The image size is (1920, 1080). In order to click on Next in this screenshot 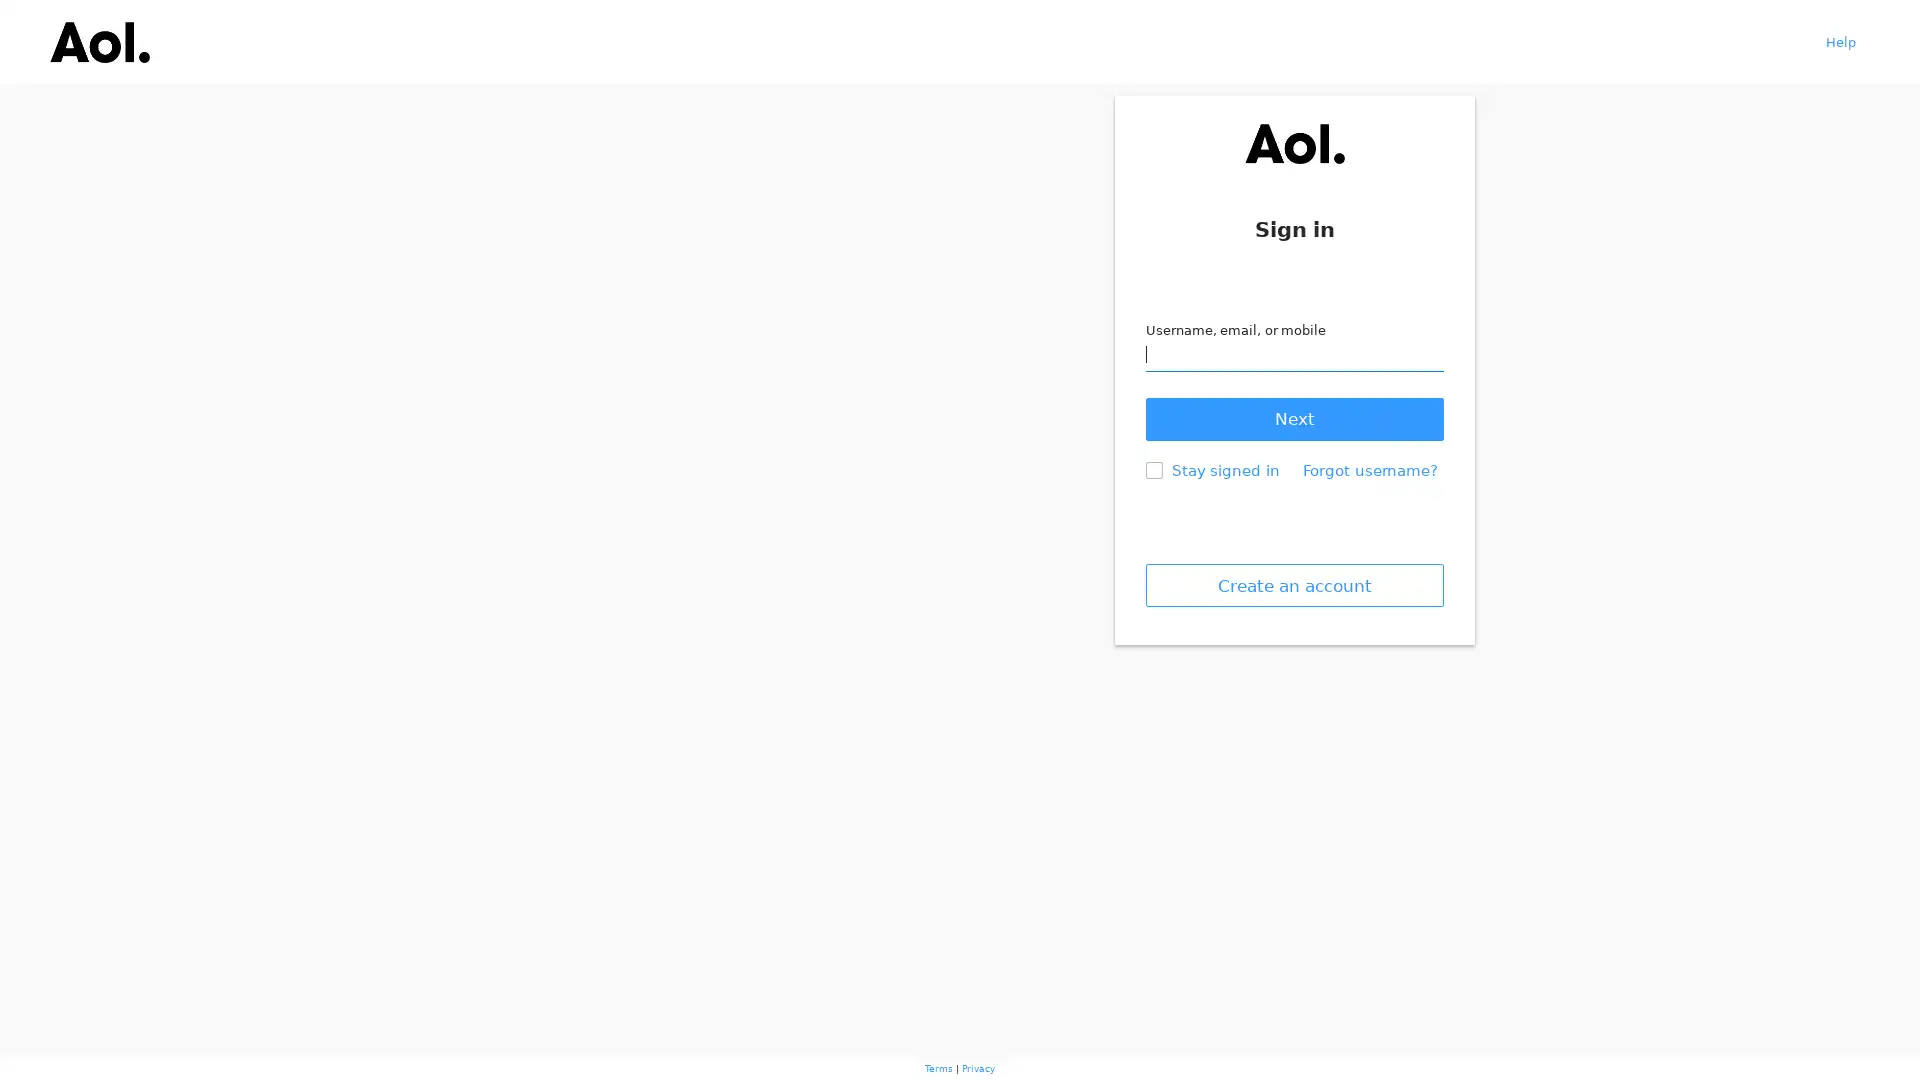, I will do `click(1294, 418)`.